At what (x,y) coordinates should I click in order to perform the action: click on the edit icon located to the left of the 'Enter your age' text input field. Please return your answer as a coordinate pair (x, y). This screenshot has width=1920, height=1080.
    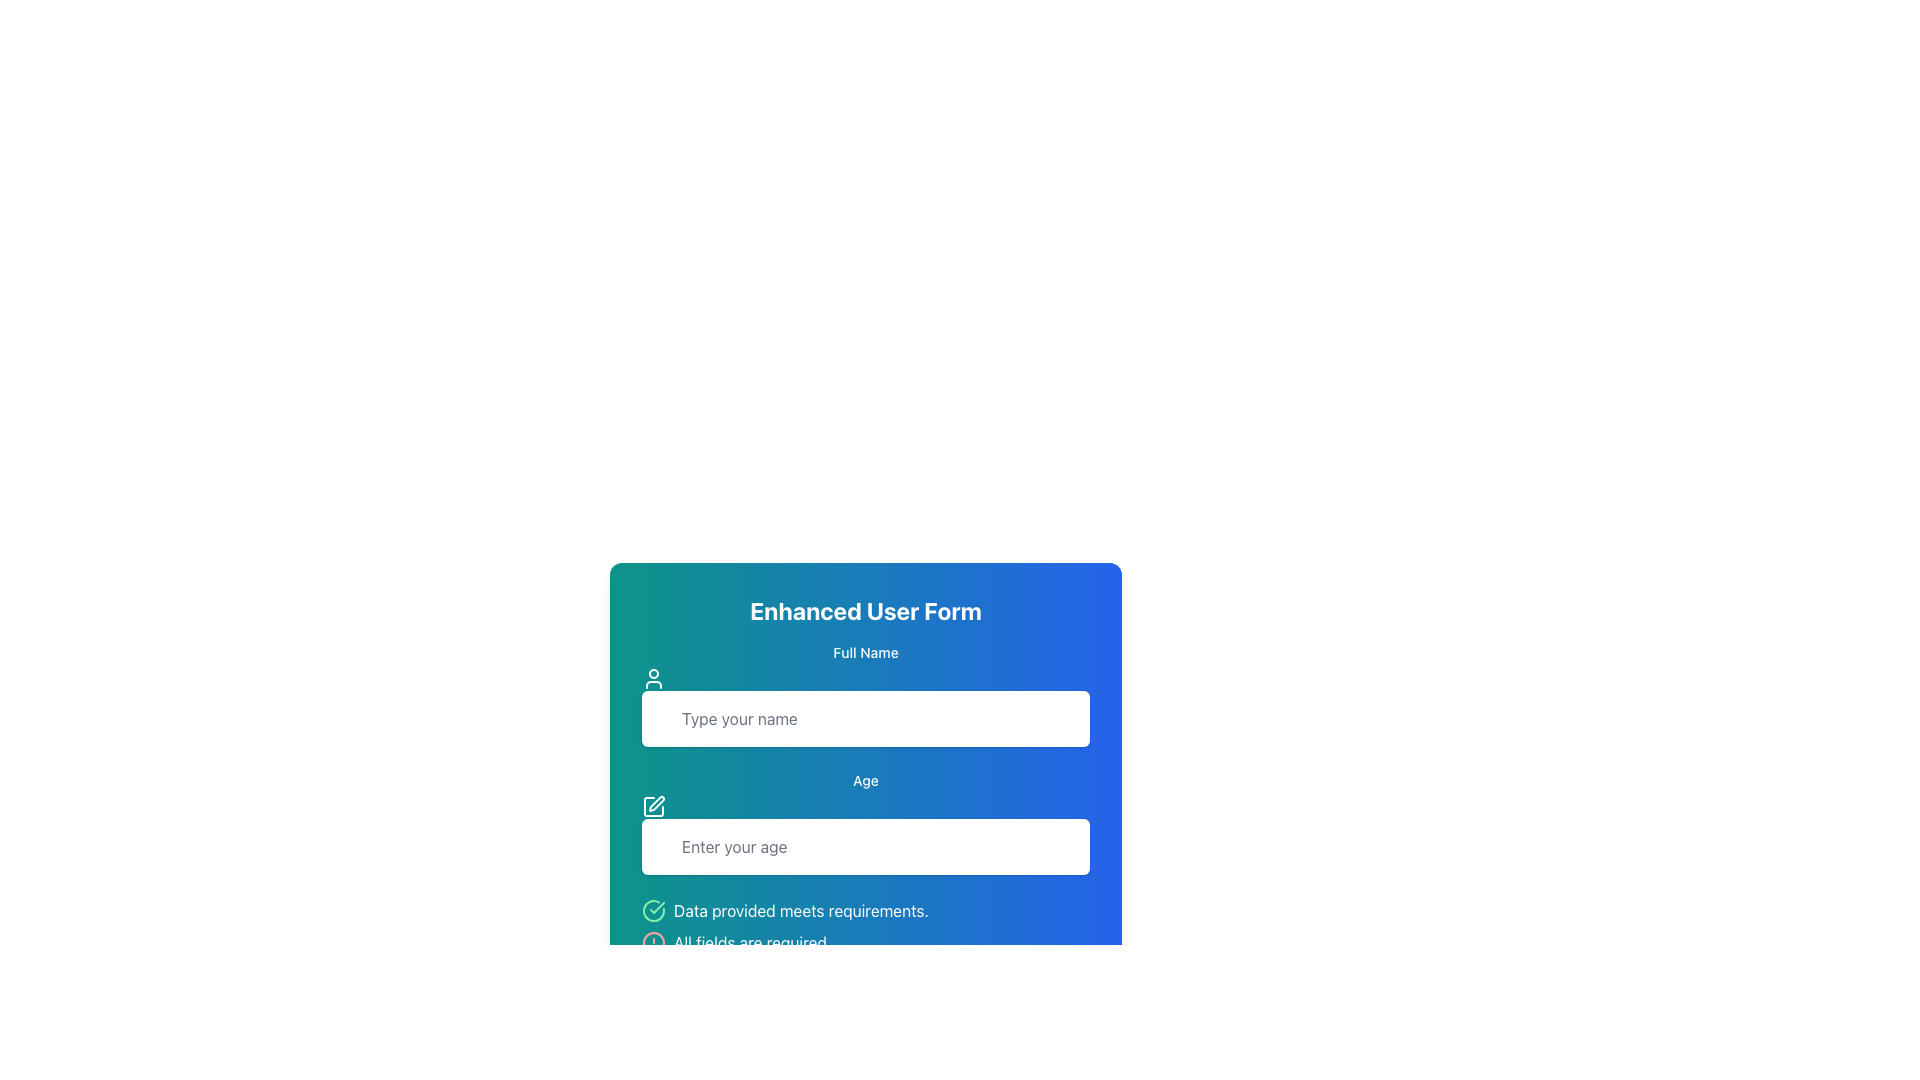
    Looking at the image, I should click on (653, 805).